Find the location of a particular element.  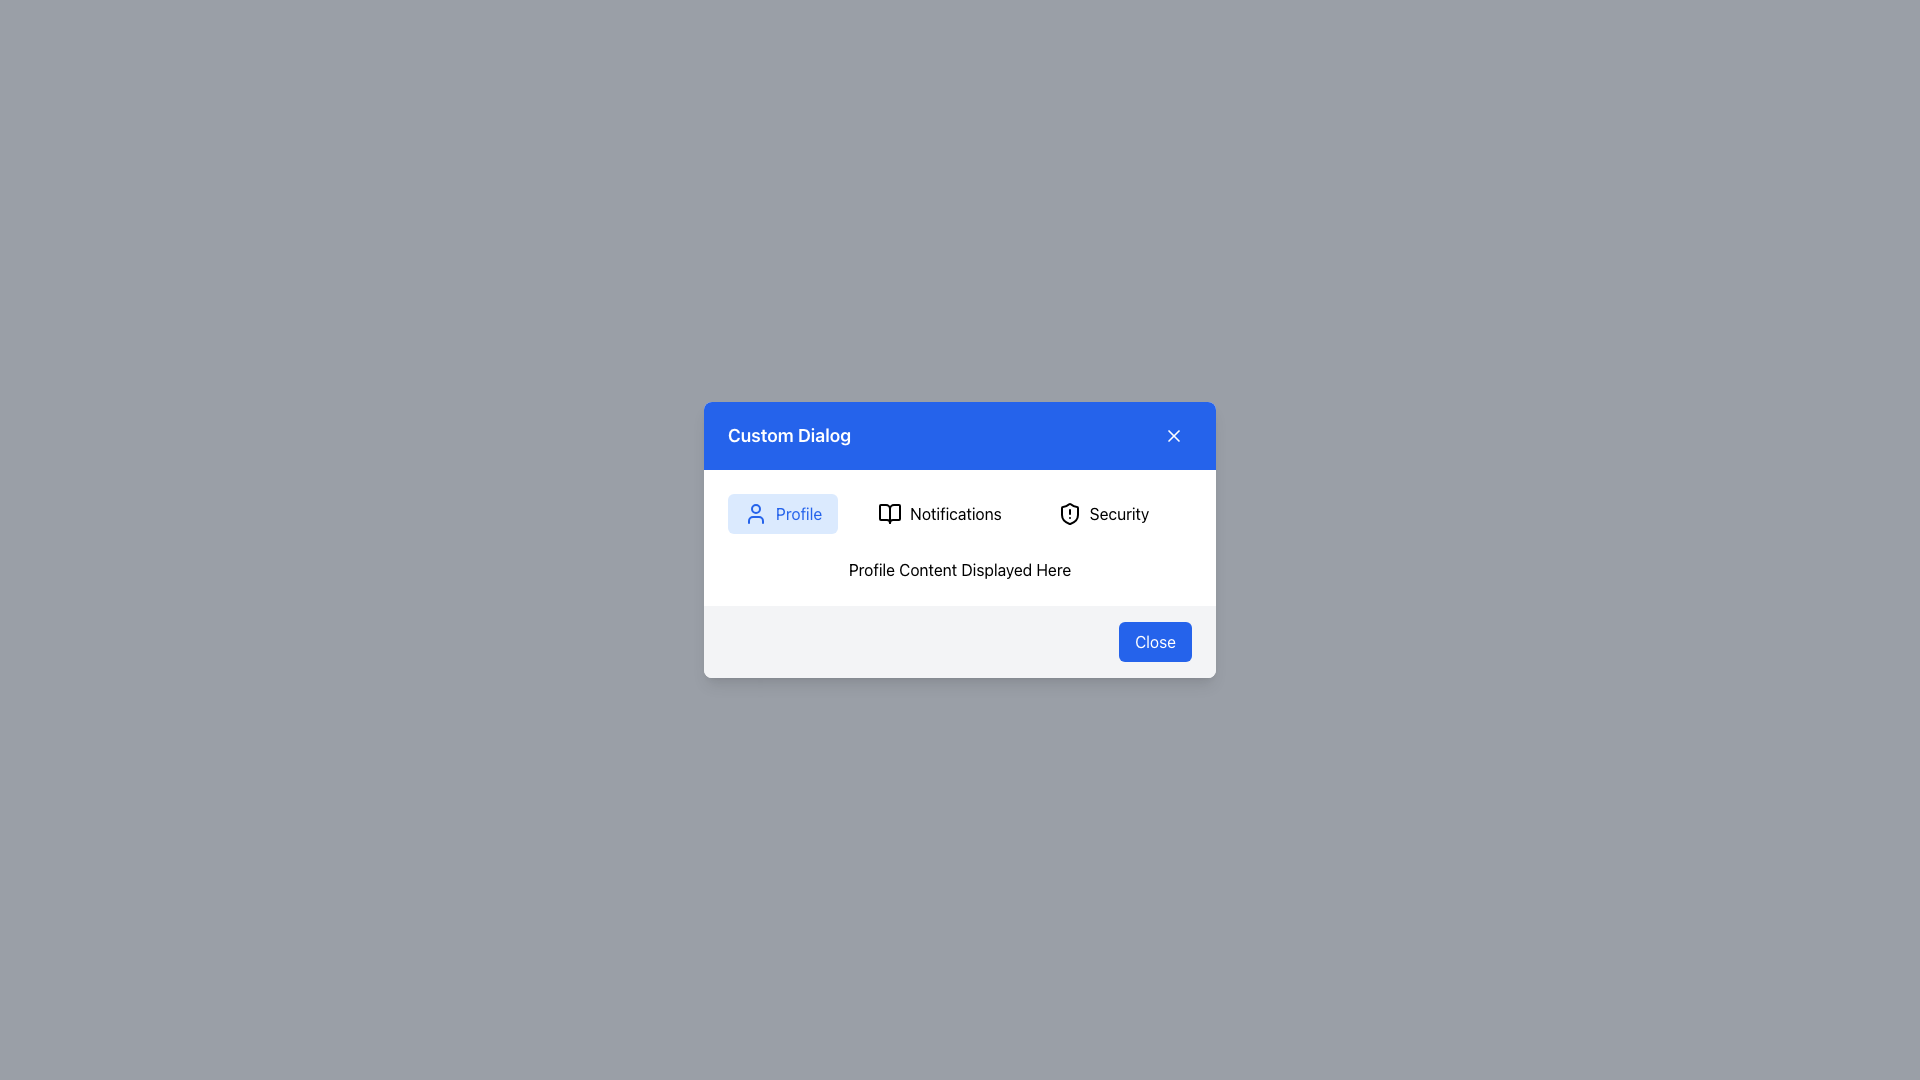

the 'X' shaped graphical icon located in the top-right corner of the dialog box is located at coordinates (1174, 434).